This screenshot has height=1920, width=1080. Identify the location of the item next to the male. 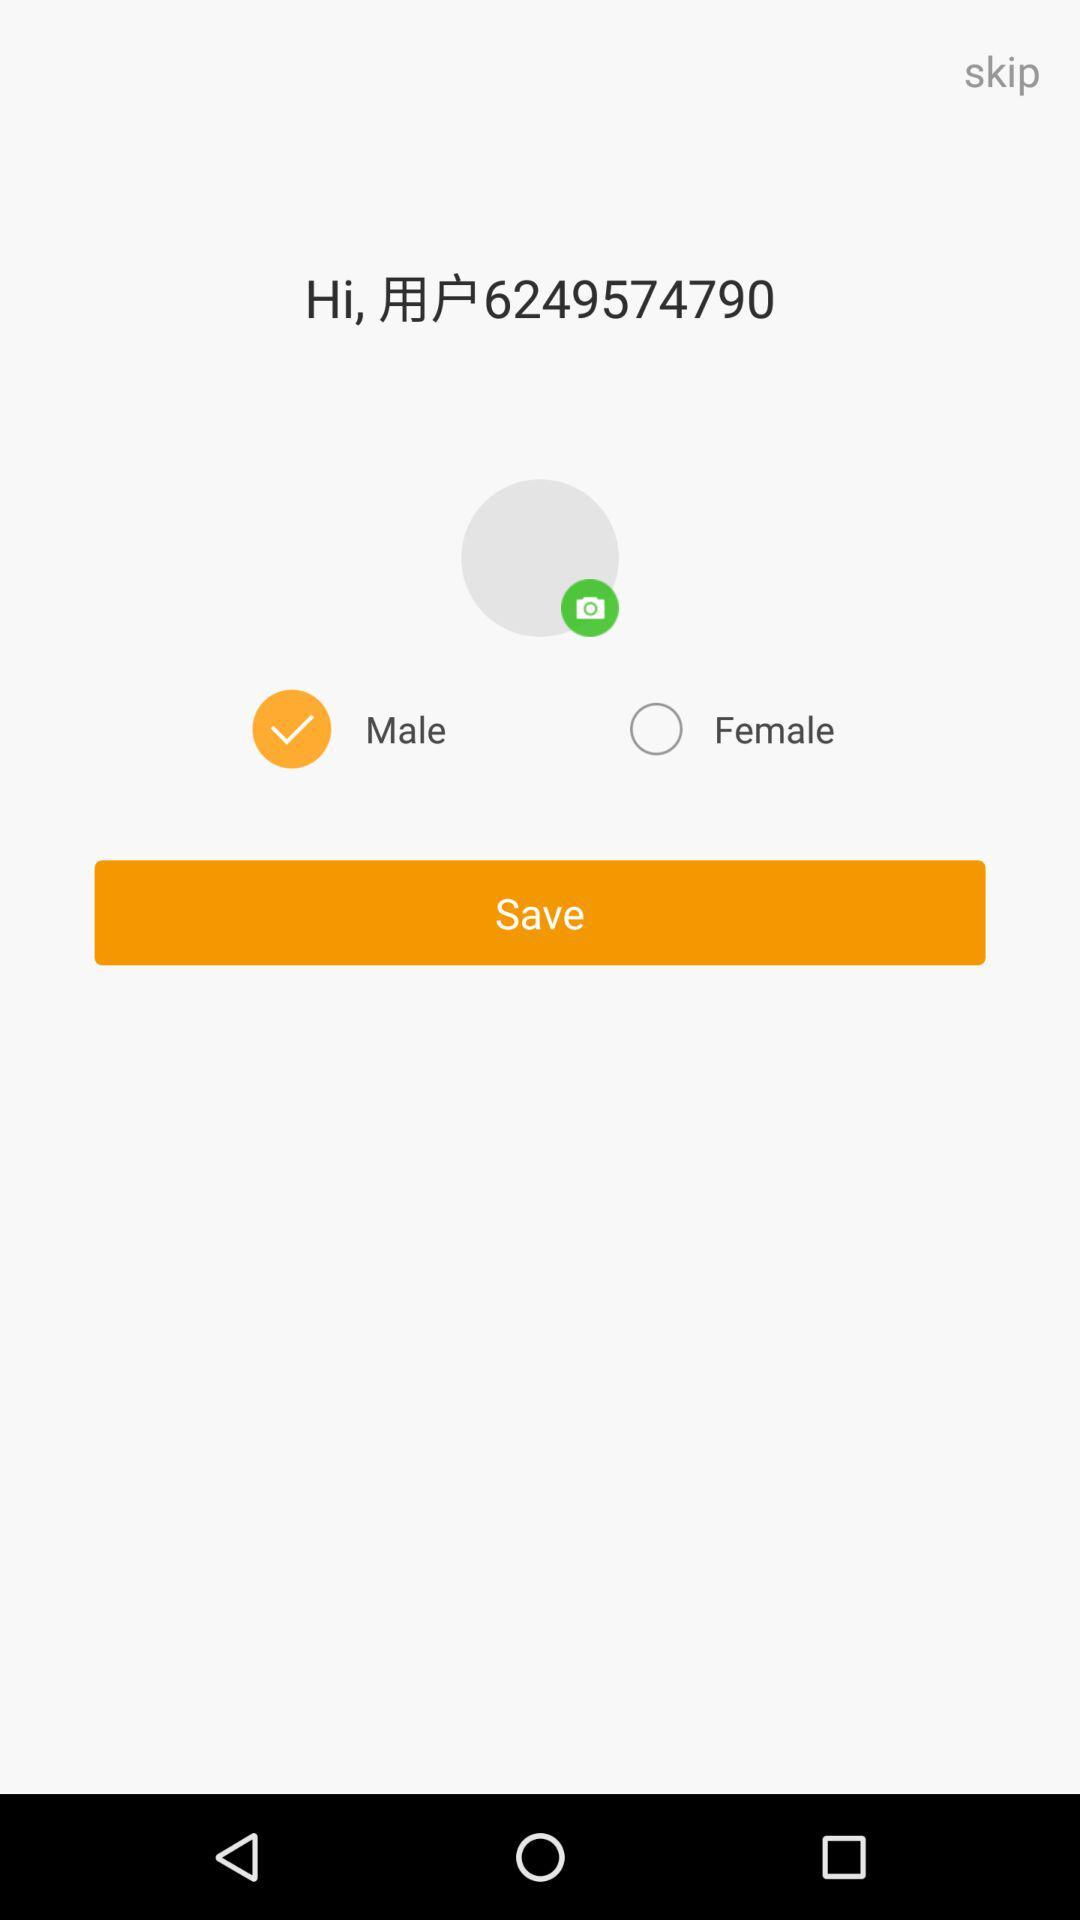
(729, 728).